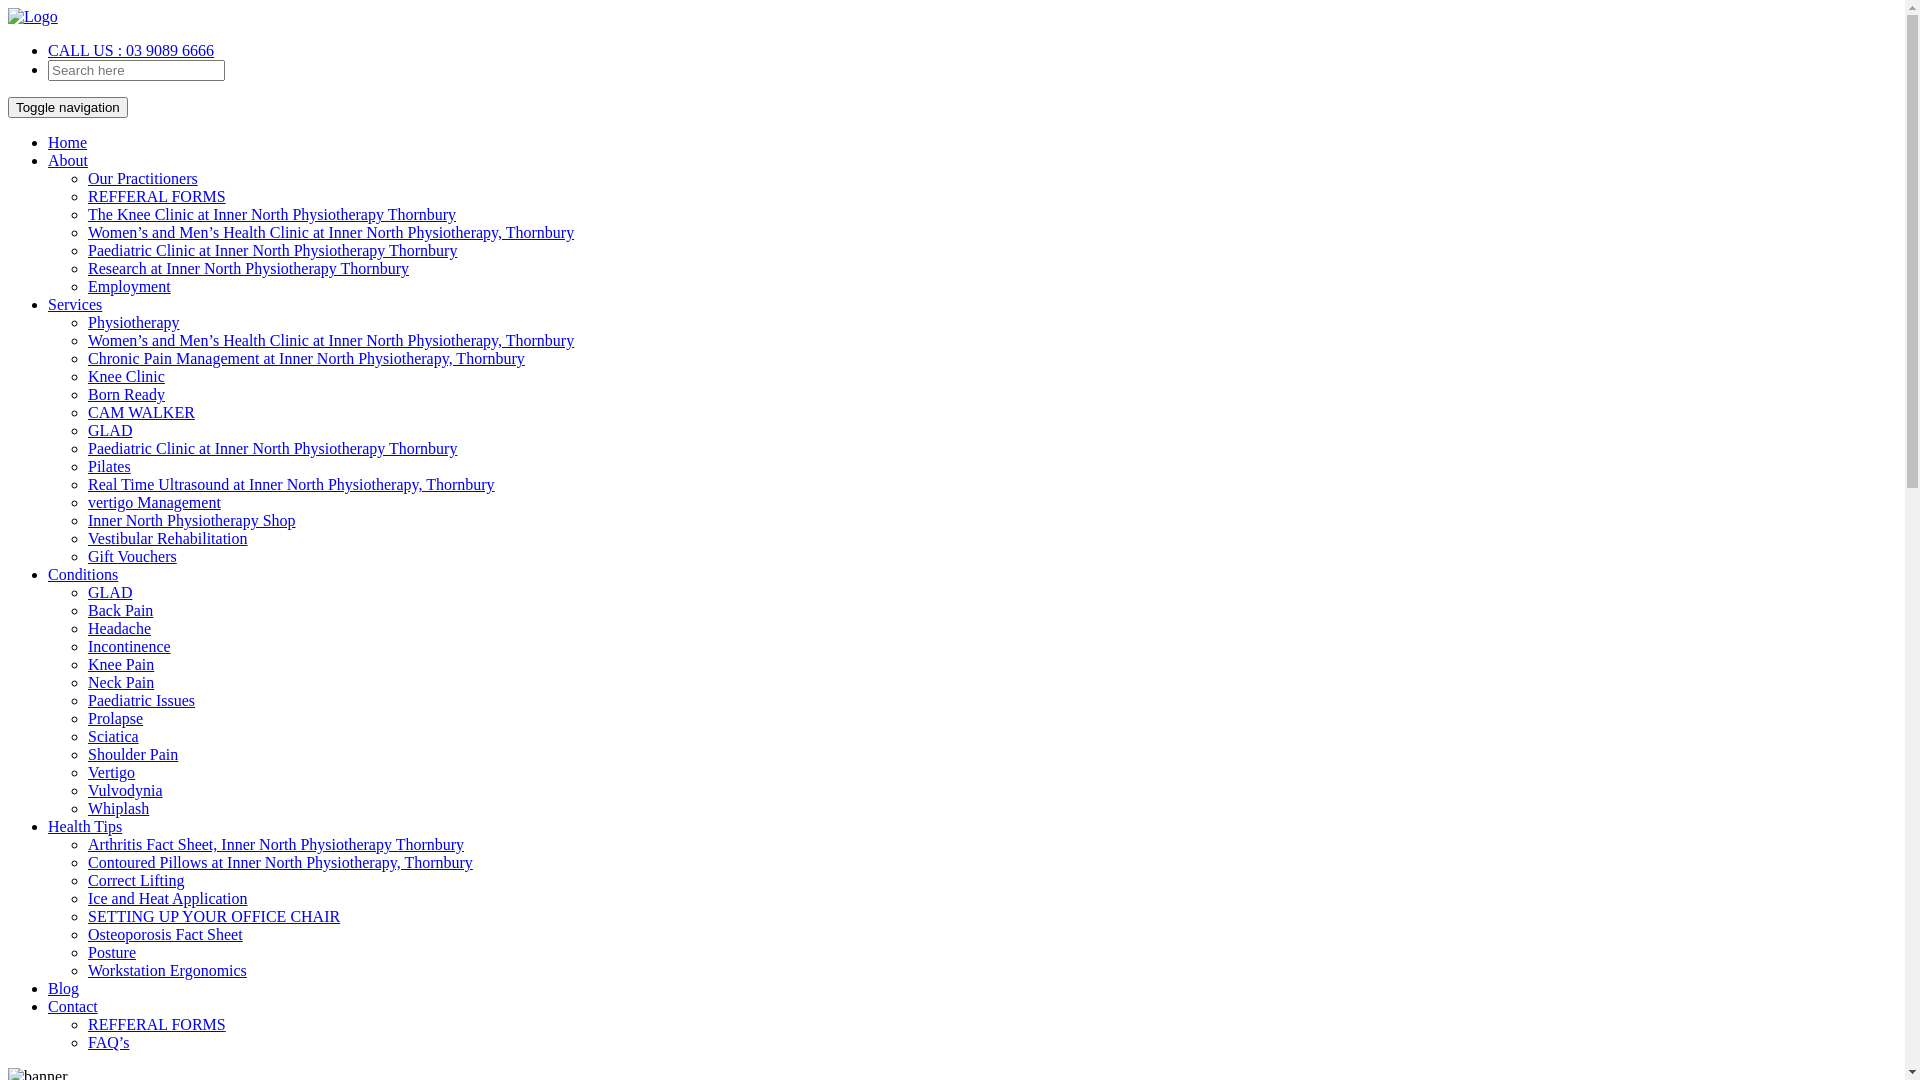 The height and width of the screenshot is (1080, 1920). Describe the element at coordinates (271, 447) in the screenshot. I see `'Paediatric Clinic at Inner North Physiotherapy Thornbury'` at that location.